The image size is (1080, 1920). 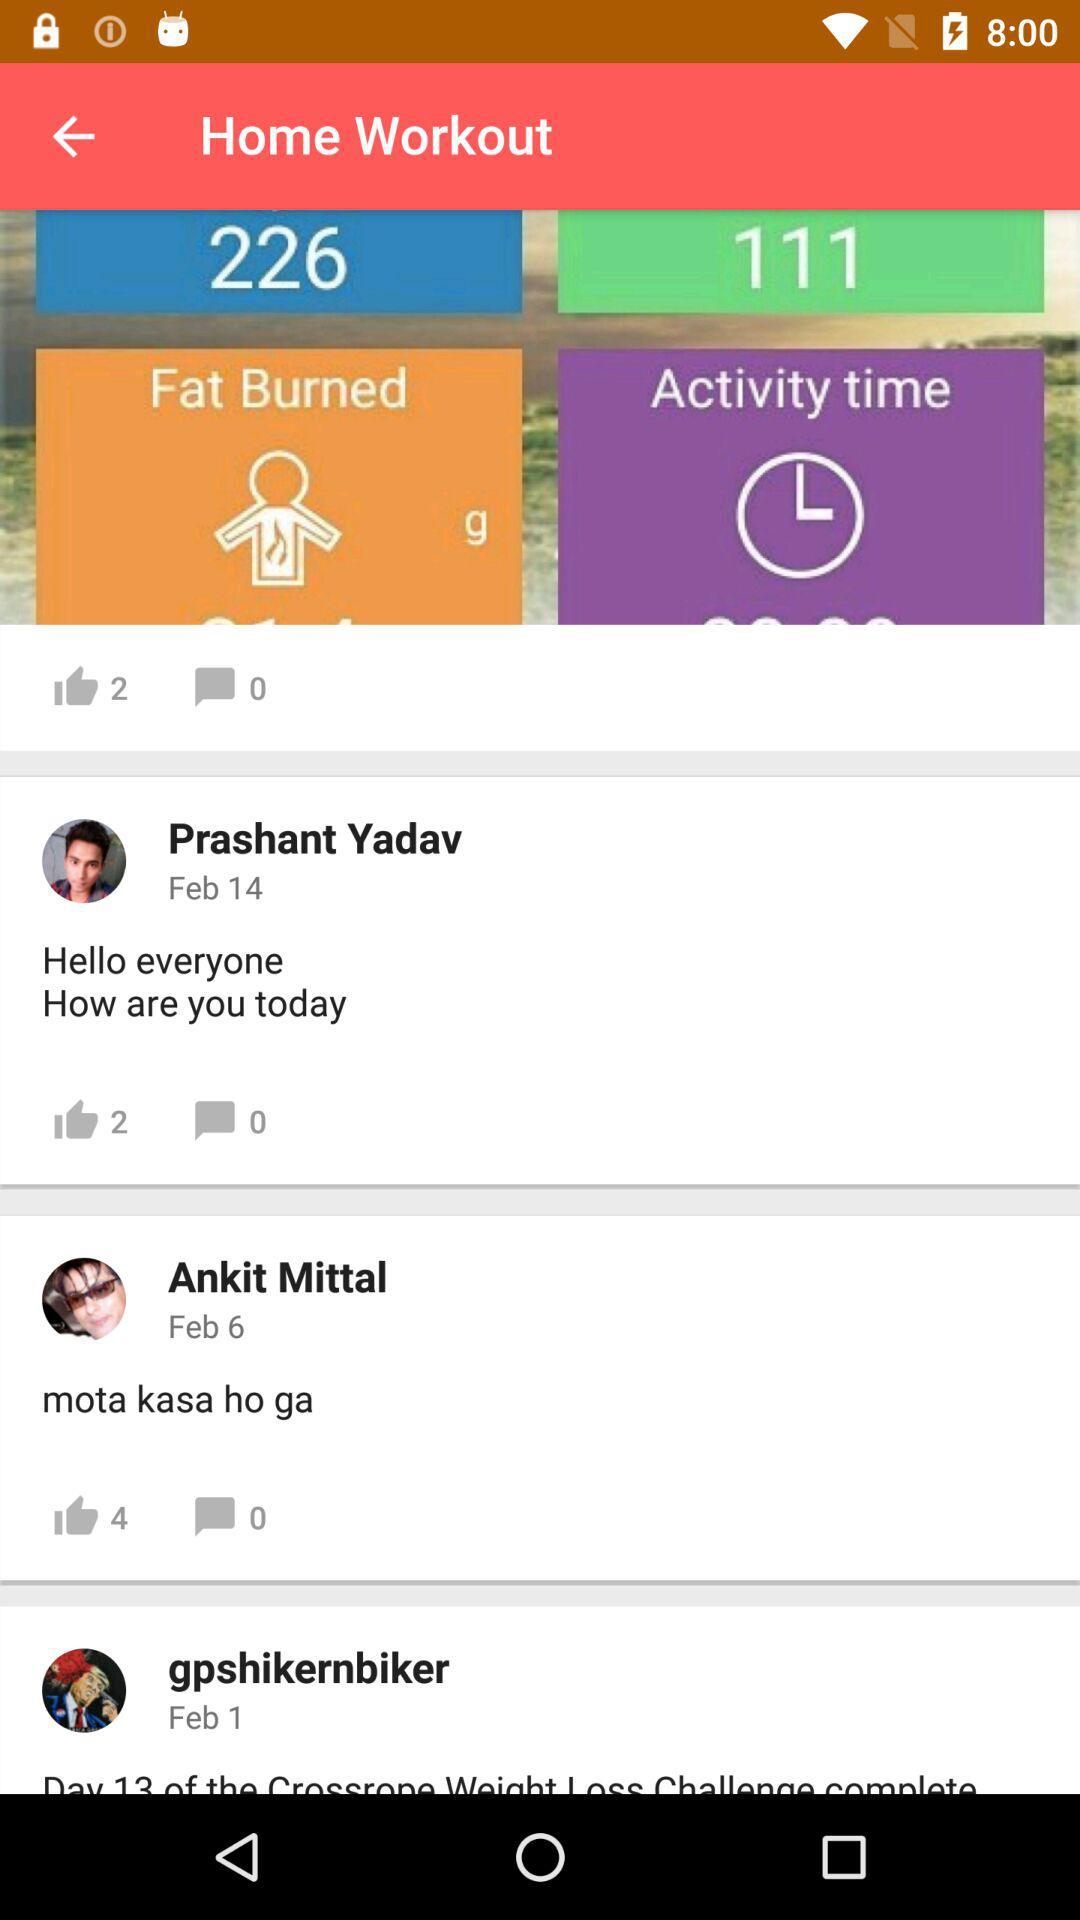 I want to click on the icon above the feb 6 item, so click(x=277, y=1274).